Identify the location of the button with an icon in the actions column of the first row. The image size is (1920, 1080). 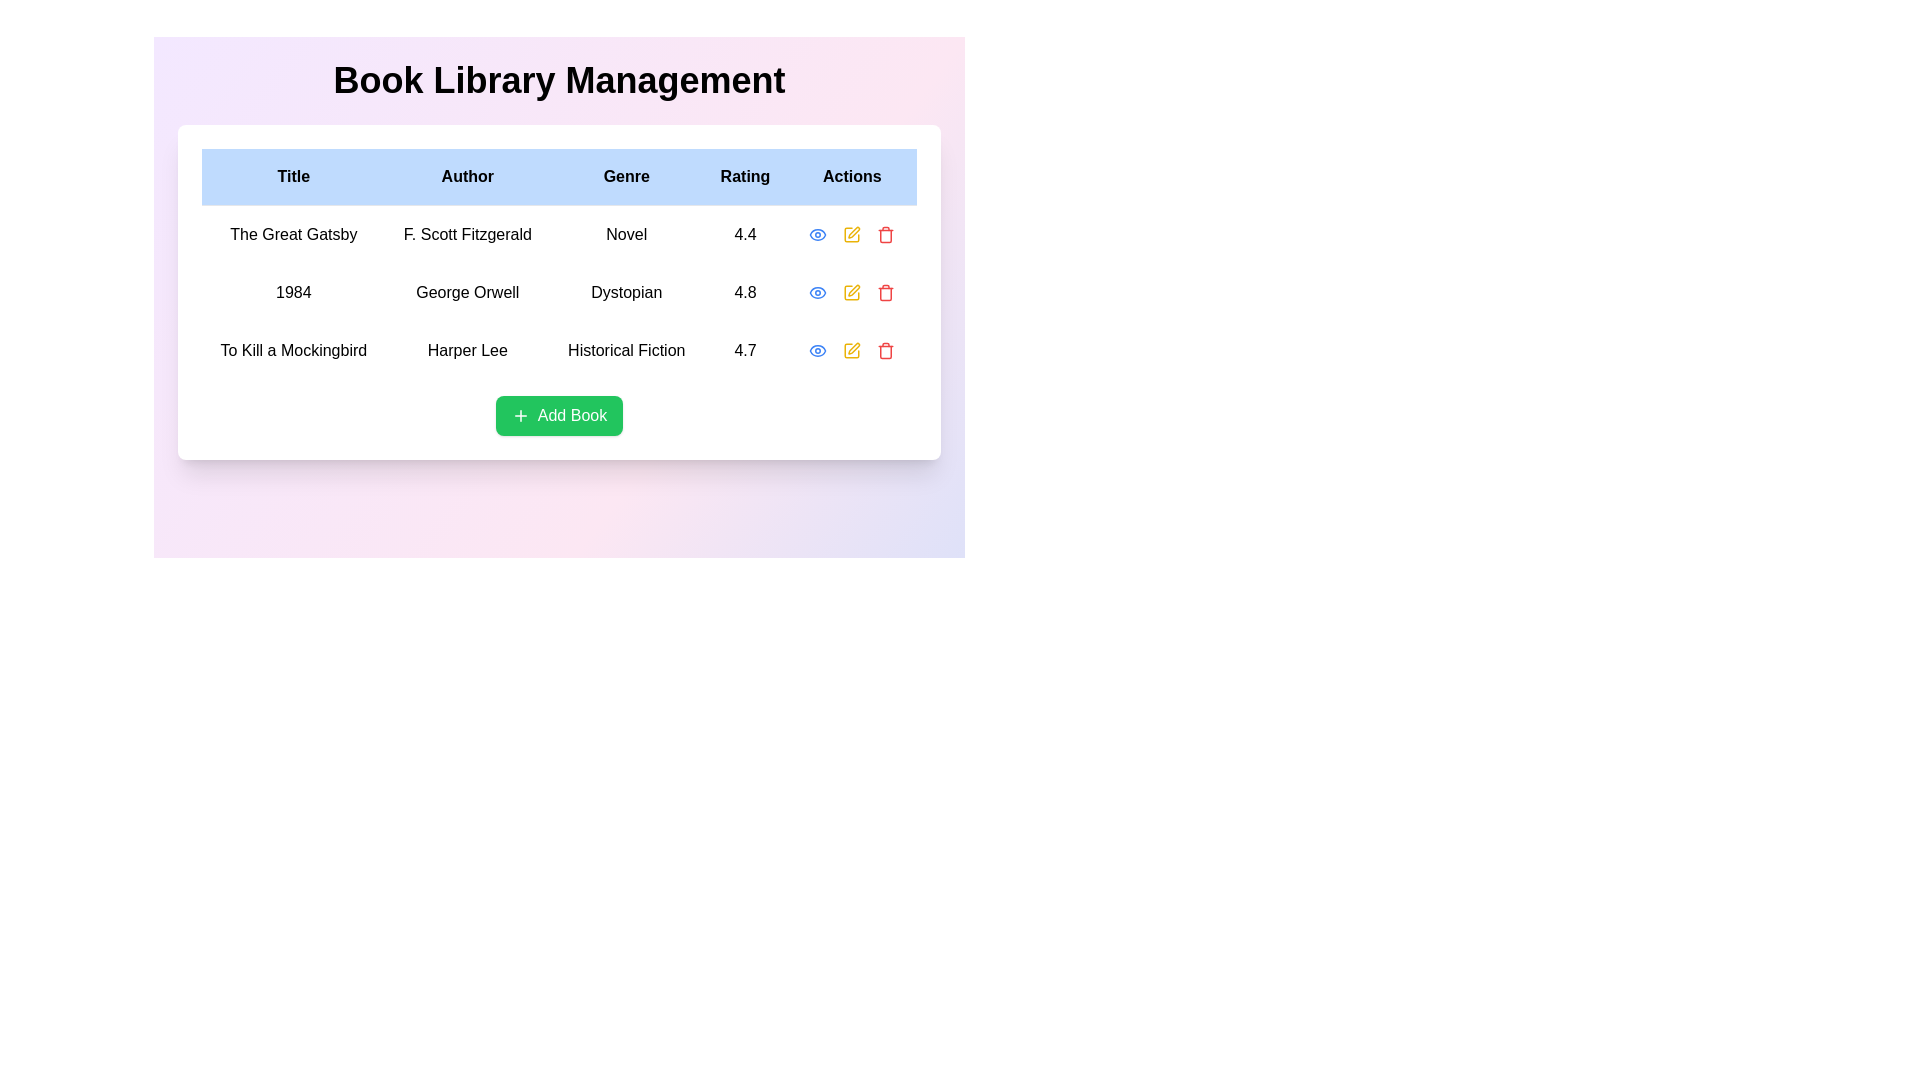
(818, 234).